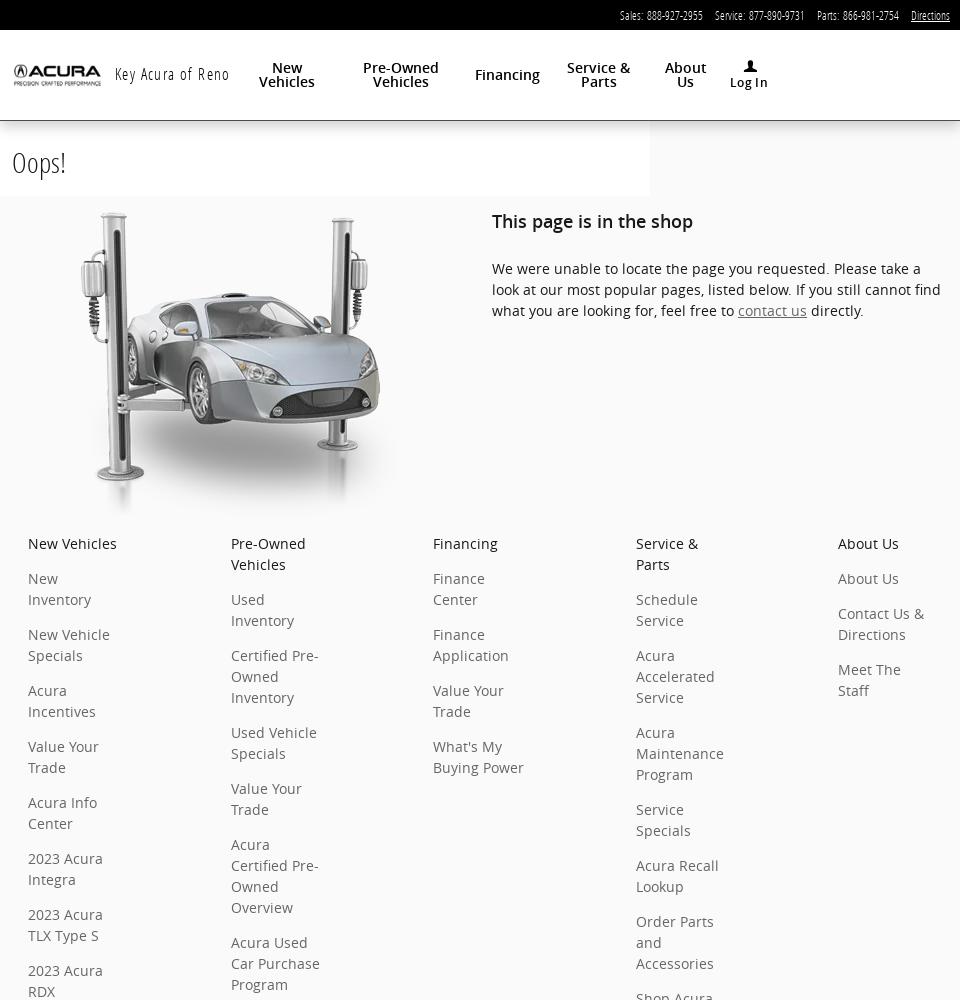  What do you see at coordinates (272, 876) in the screenshot?
I see `'Acura Certified Pre-Owned Overview'` at bounding box center [272, 876].